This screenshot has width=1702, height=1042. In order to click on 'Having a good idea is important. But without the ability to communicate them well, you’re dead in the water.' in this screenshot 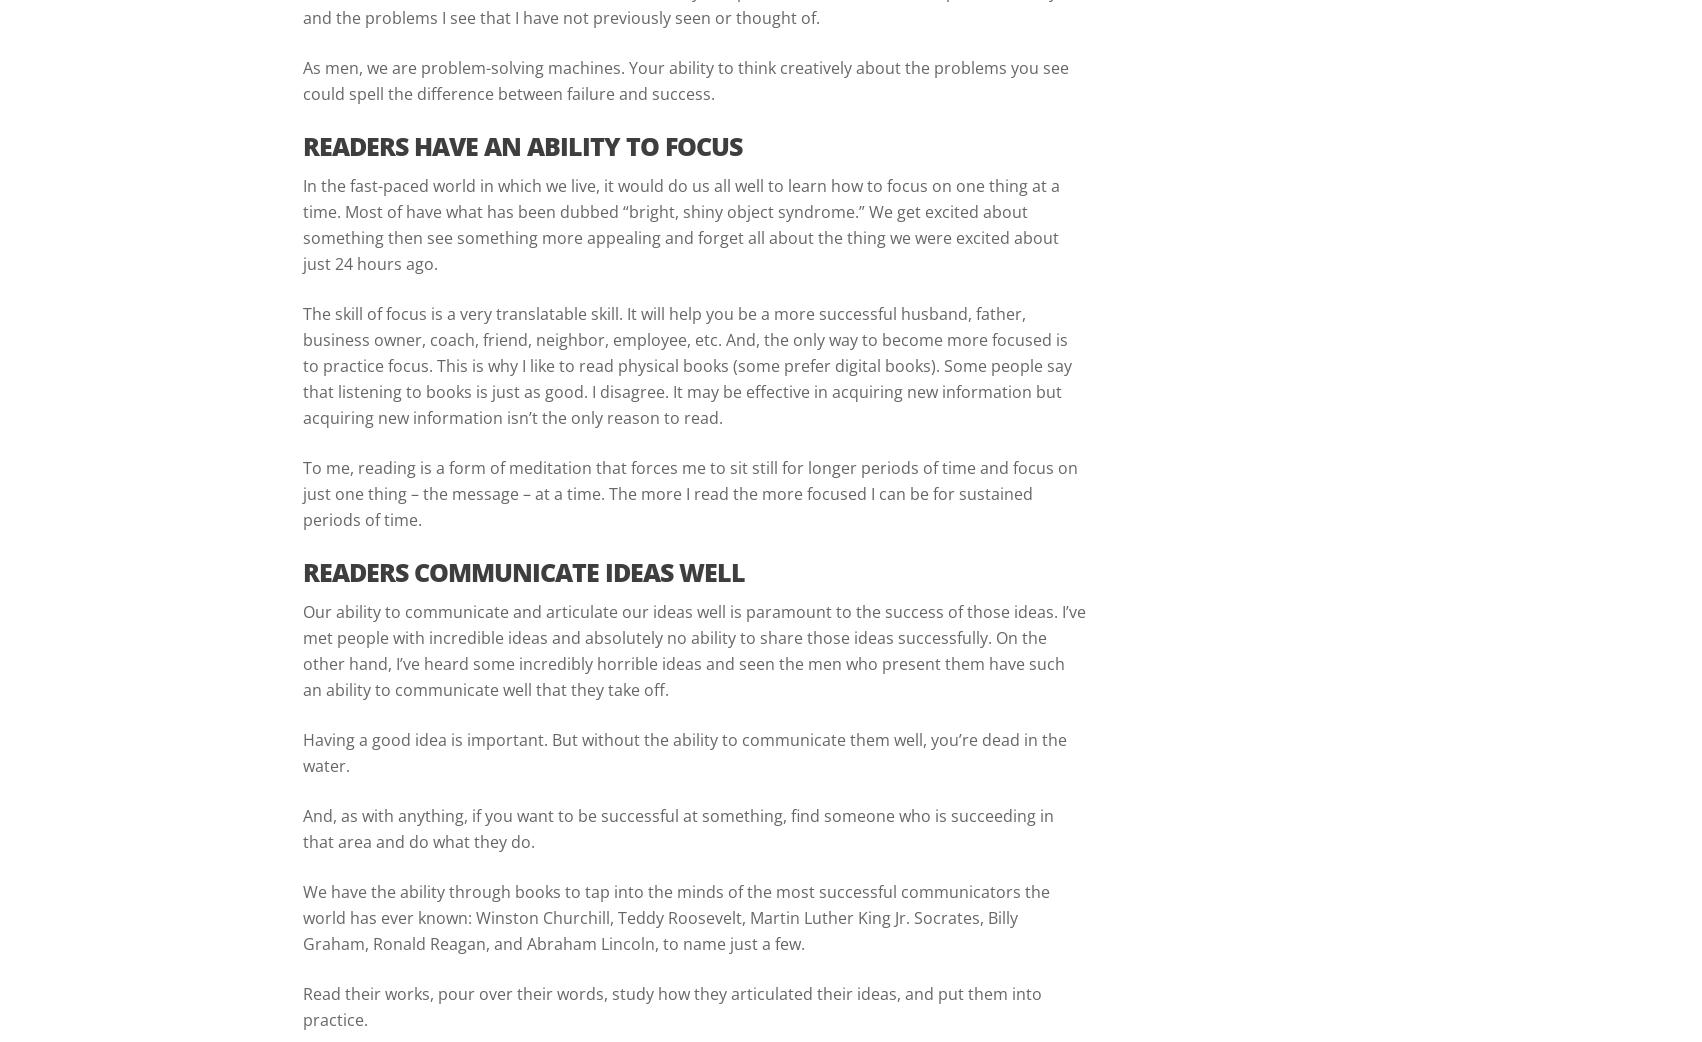, I will do `click(302, 751)`.